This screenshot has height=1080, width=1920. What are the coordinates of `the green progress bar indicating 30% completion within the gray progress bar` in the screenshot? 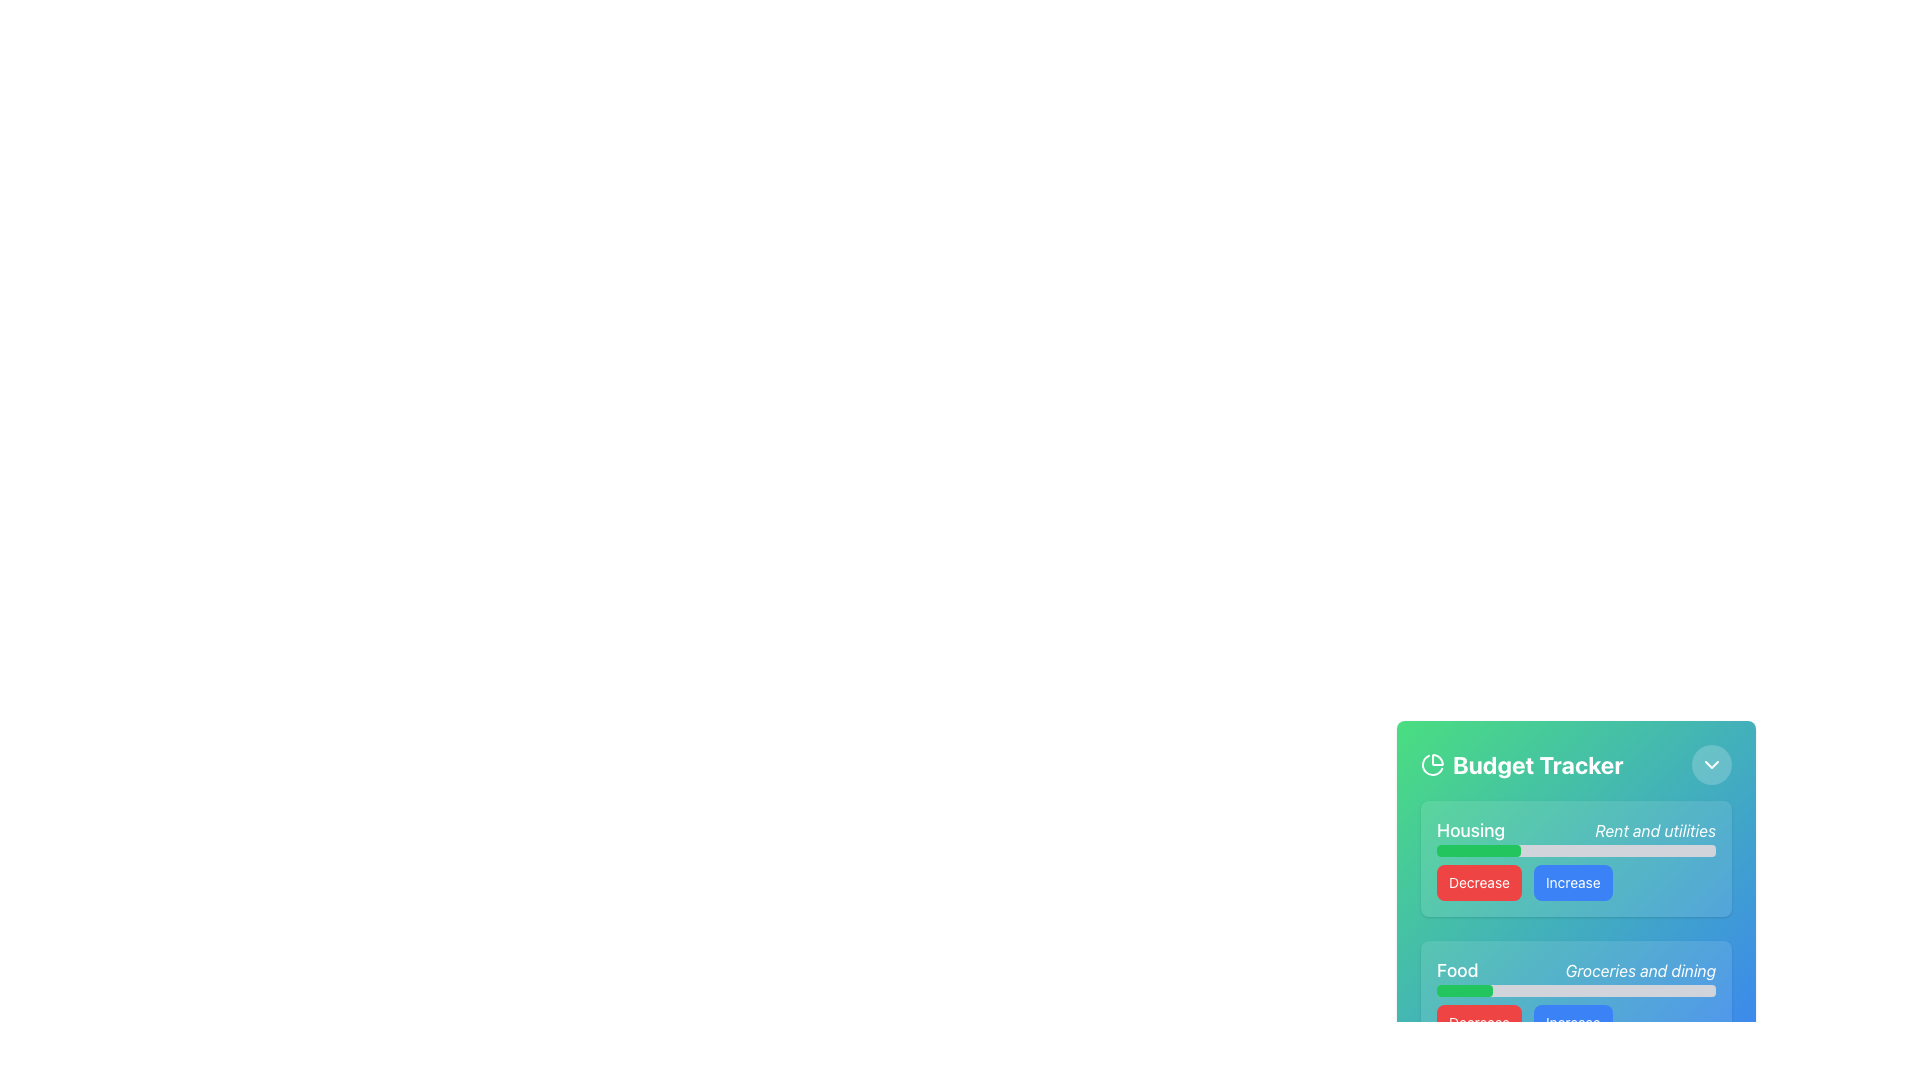 It's located at (1478, 851).